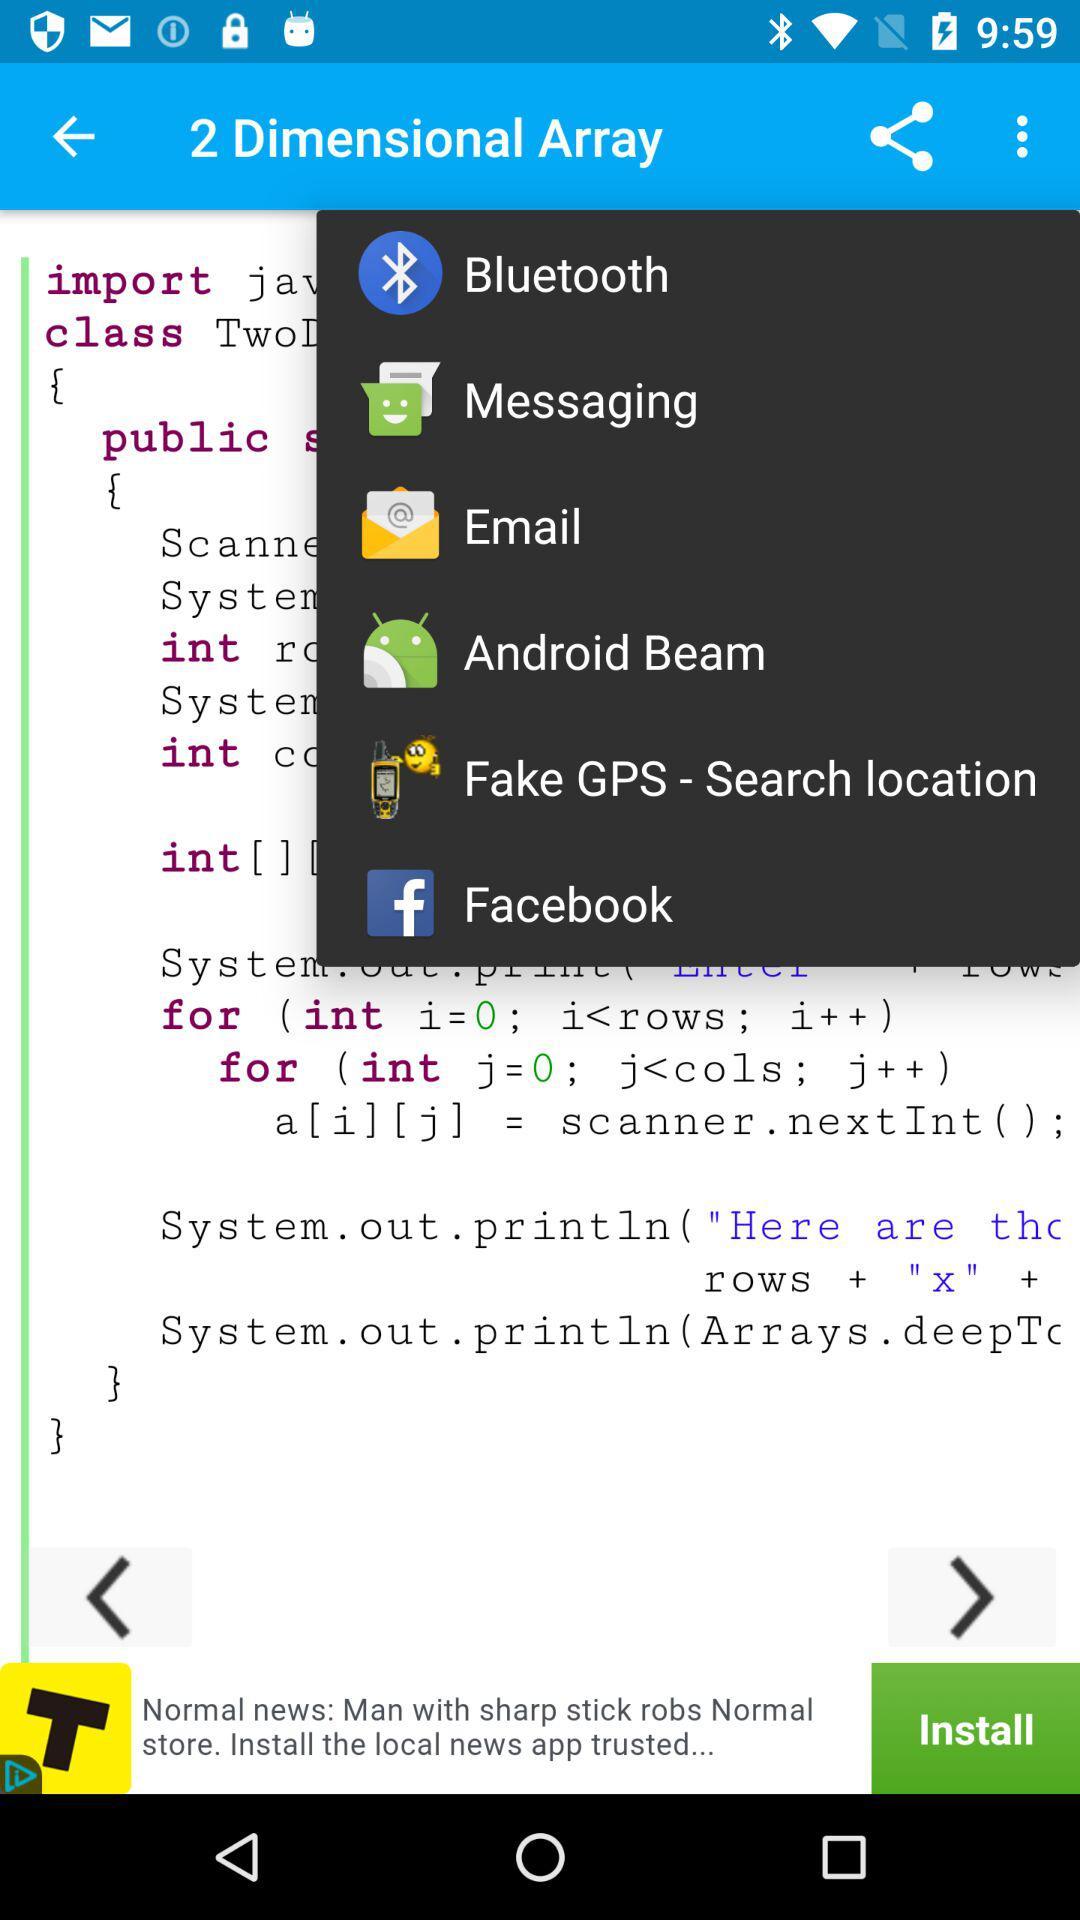 The height and width of the screenshot is (1920, 1080). Describe the element at coordinates (108, 1596) in the screenshot. I see `the arrow_backward icon` at that location.